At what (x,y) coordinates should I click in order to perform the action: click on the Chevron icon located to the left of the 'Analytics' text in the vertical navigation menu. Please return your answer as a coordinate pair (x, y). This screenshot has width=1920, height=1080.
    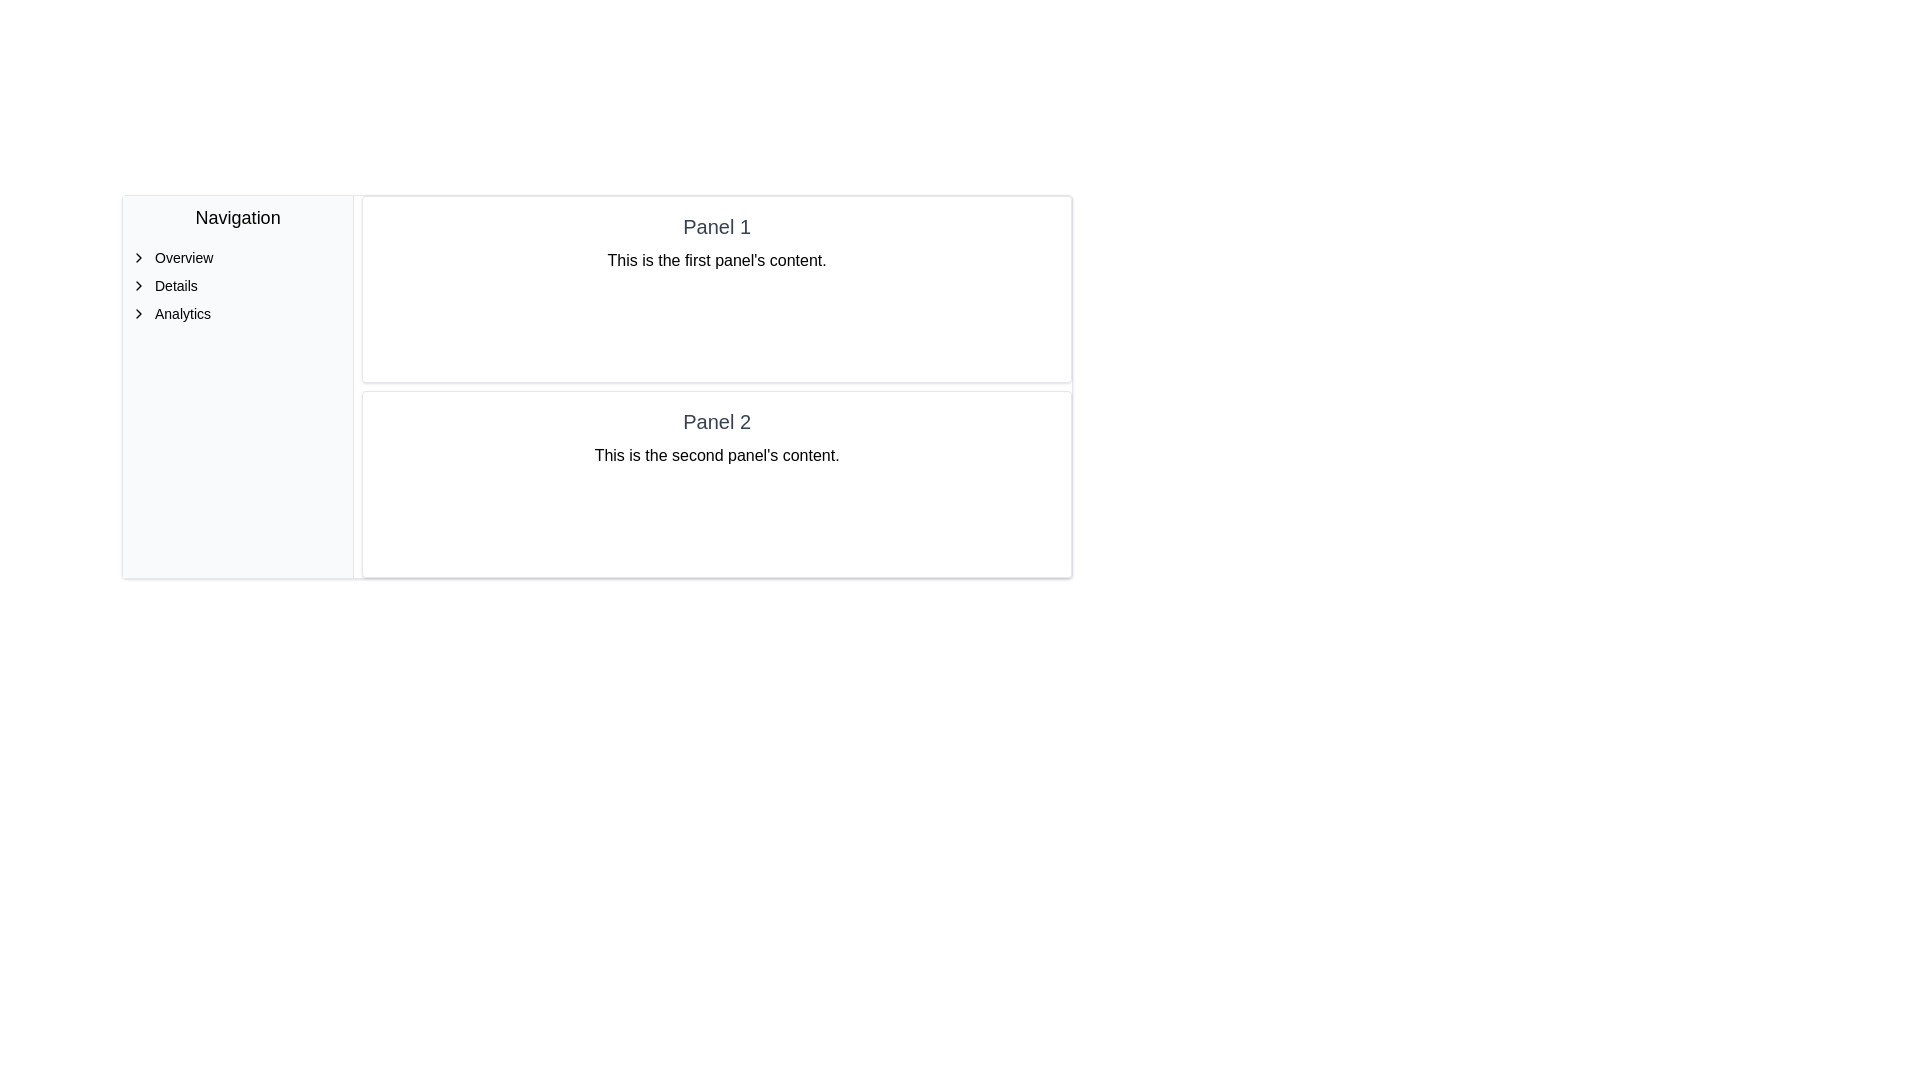
    Looking at the image, I should click on (138, 313).